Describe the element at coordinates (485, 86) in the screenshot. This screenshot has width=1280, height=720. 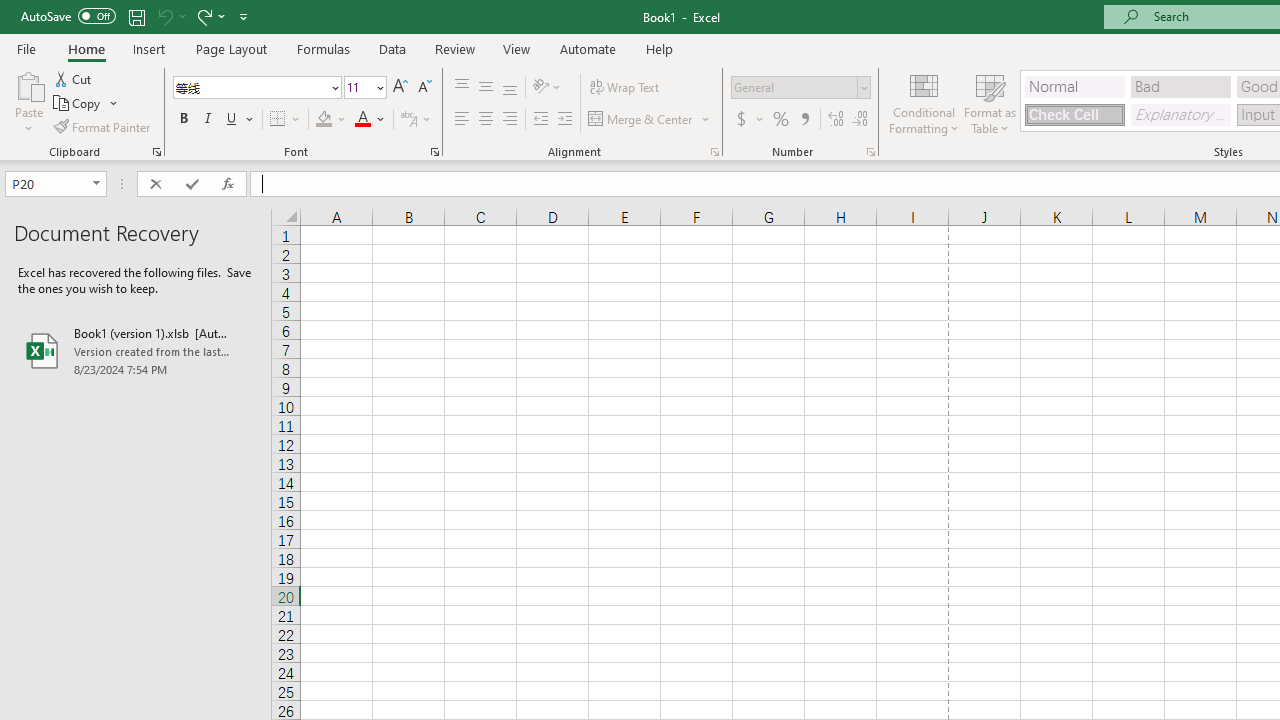
I see `'Middle Align'` at that location.